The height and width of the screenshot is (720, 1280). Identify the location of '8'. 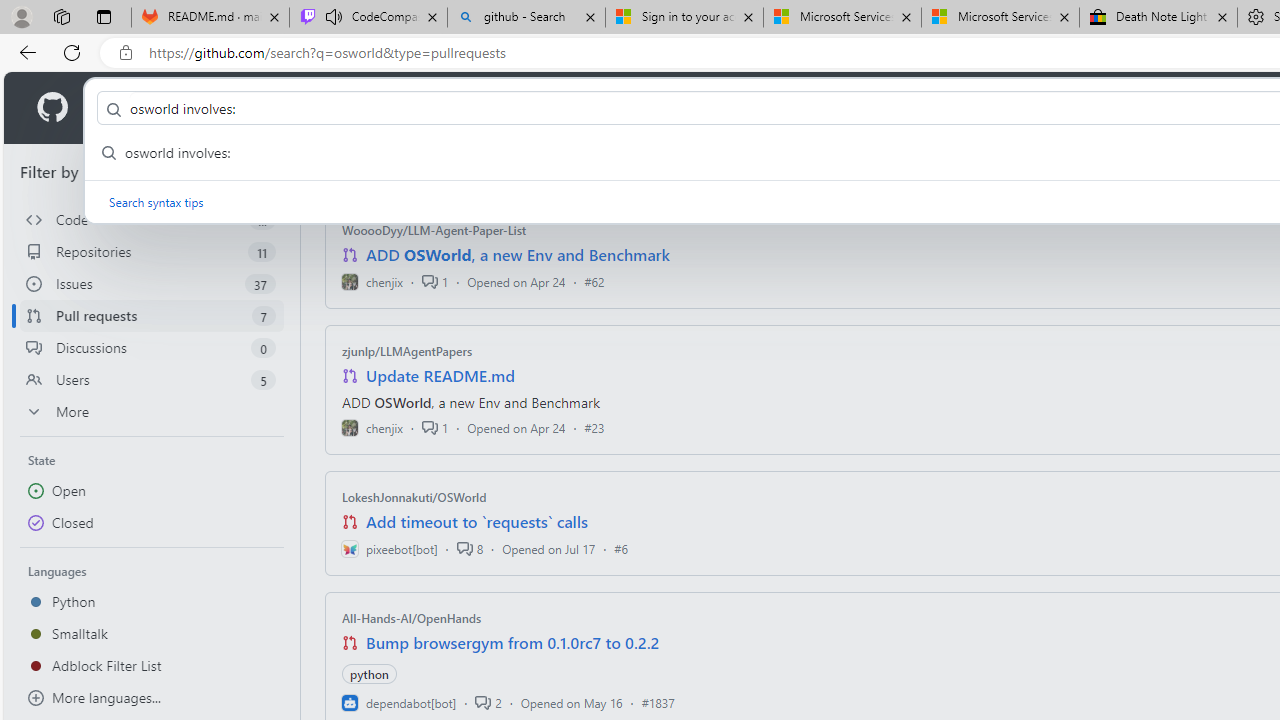
(468, 548).